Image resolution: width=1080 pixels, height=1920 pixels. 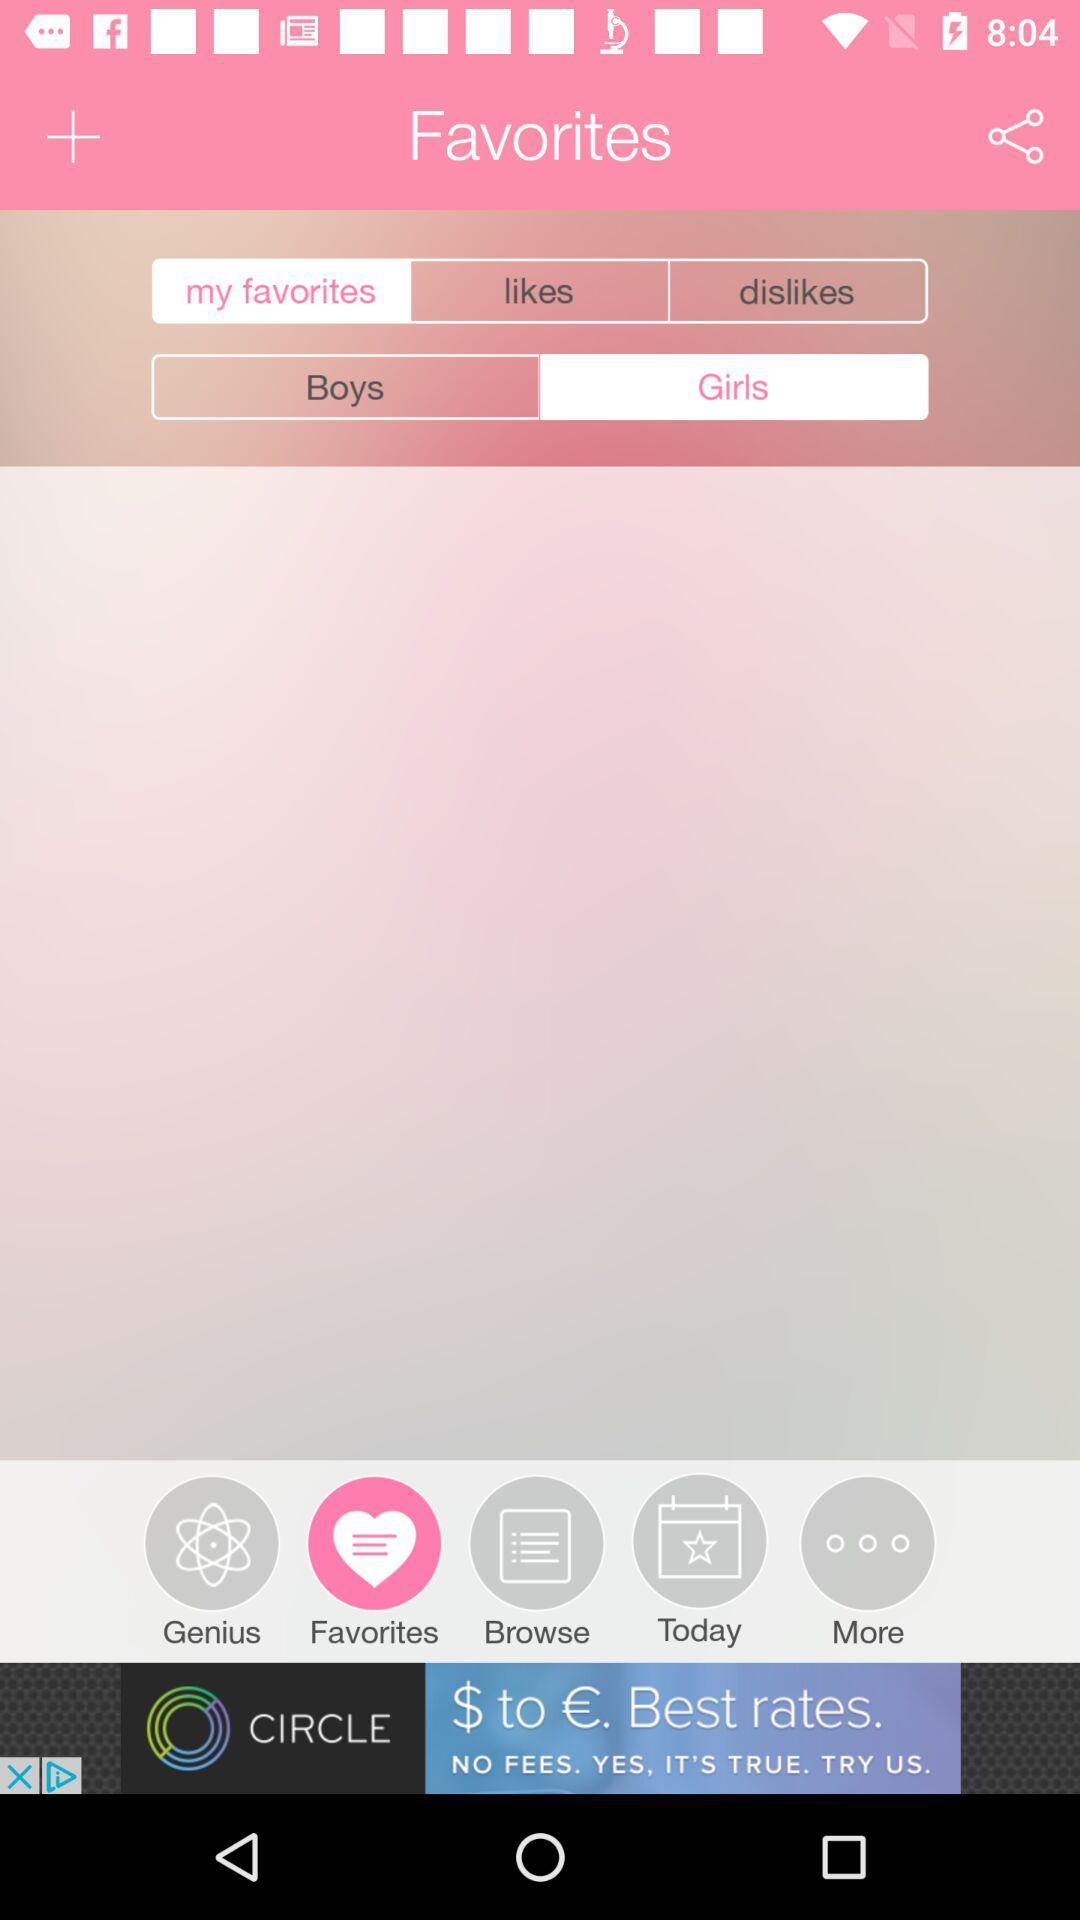 I want to click on open likes, so click(x=538, y=290).